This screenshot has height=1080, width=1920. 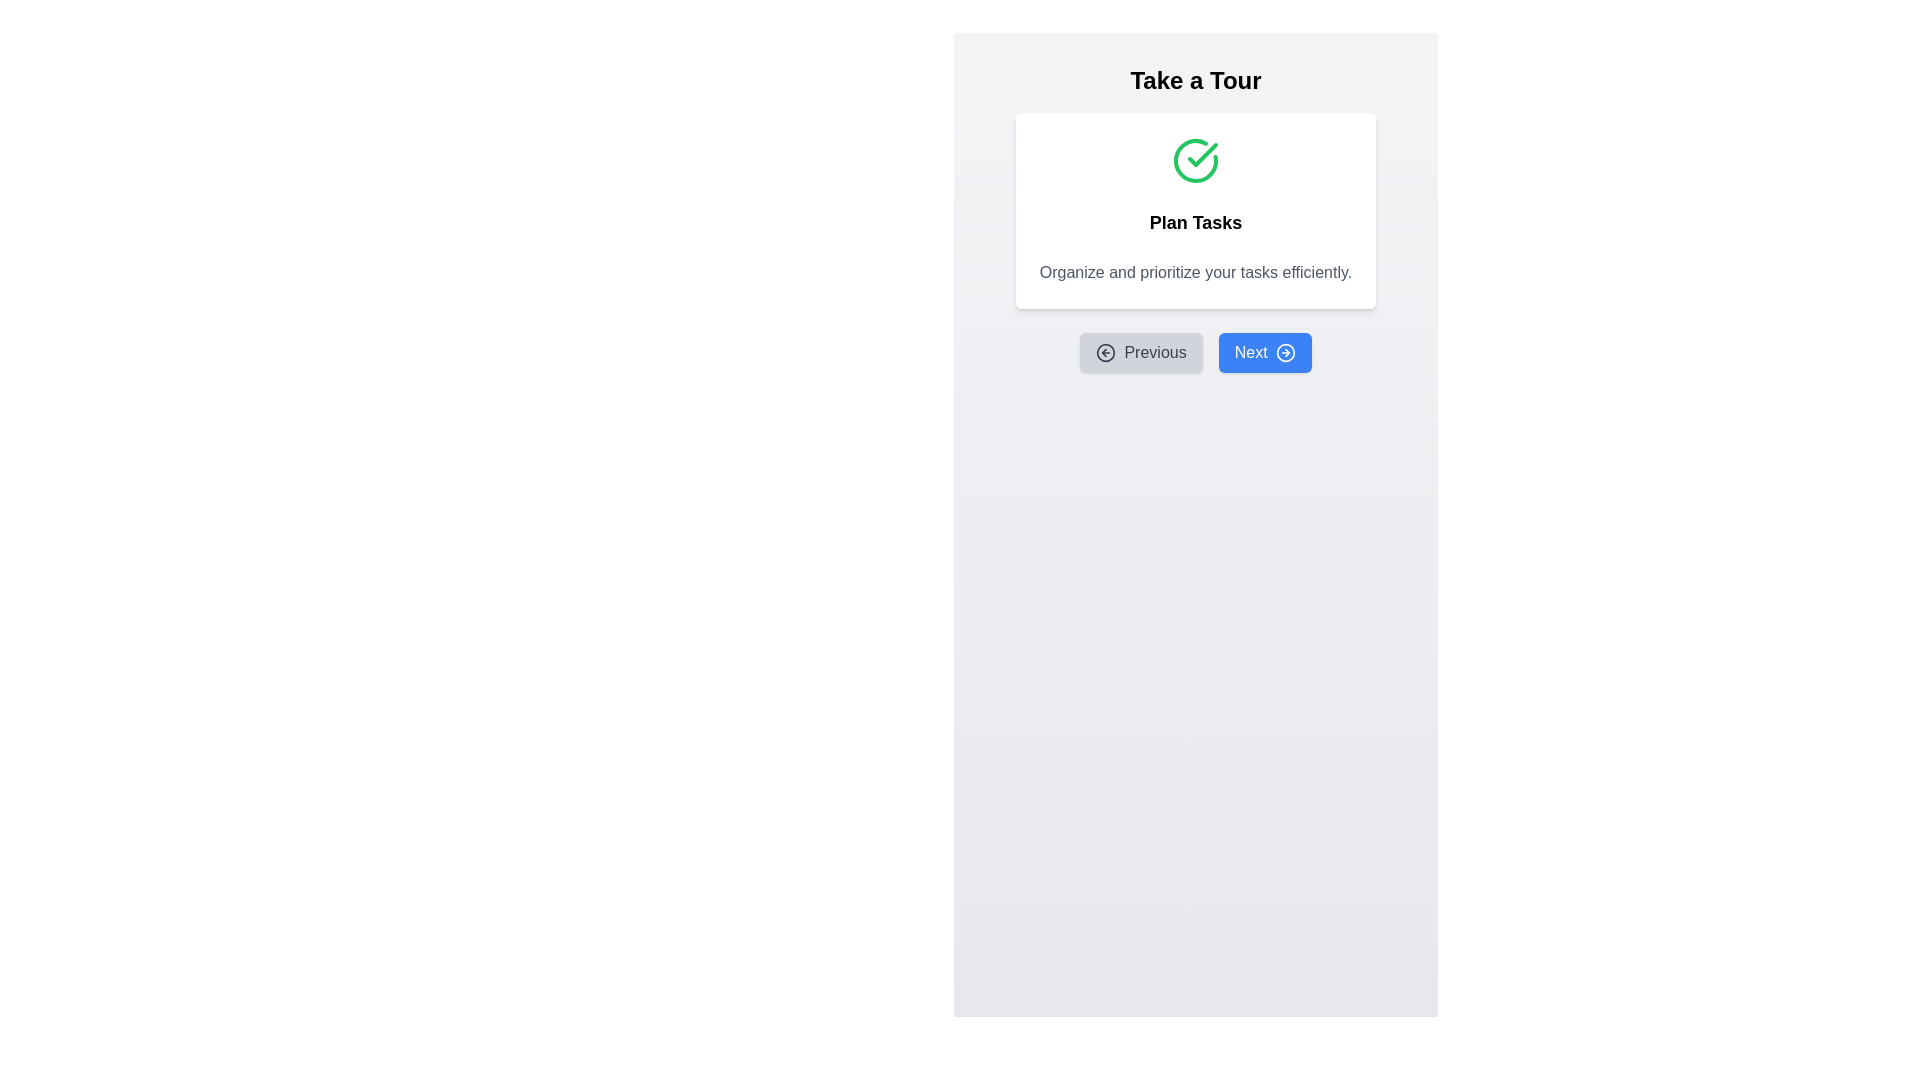 I want to click on the 'Previous' button located directly below the 'Plan Tasks' section, so click(x=1141, y=352).